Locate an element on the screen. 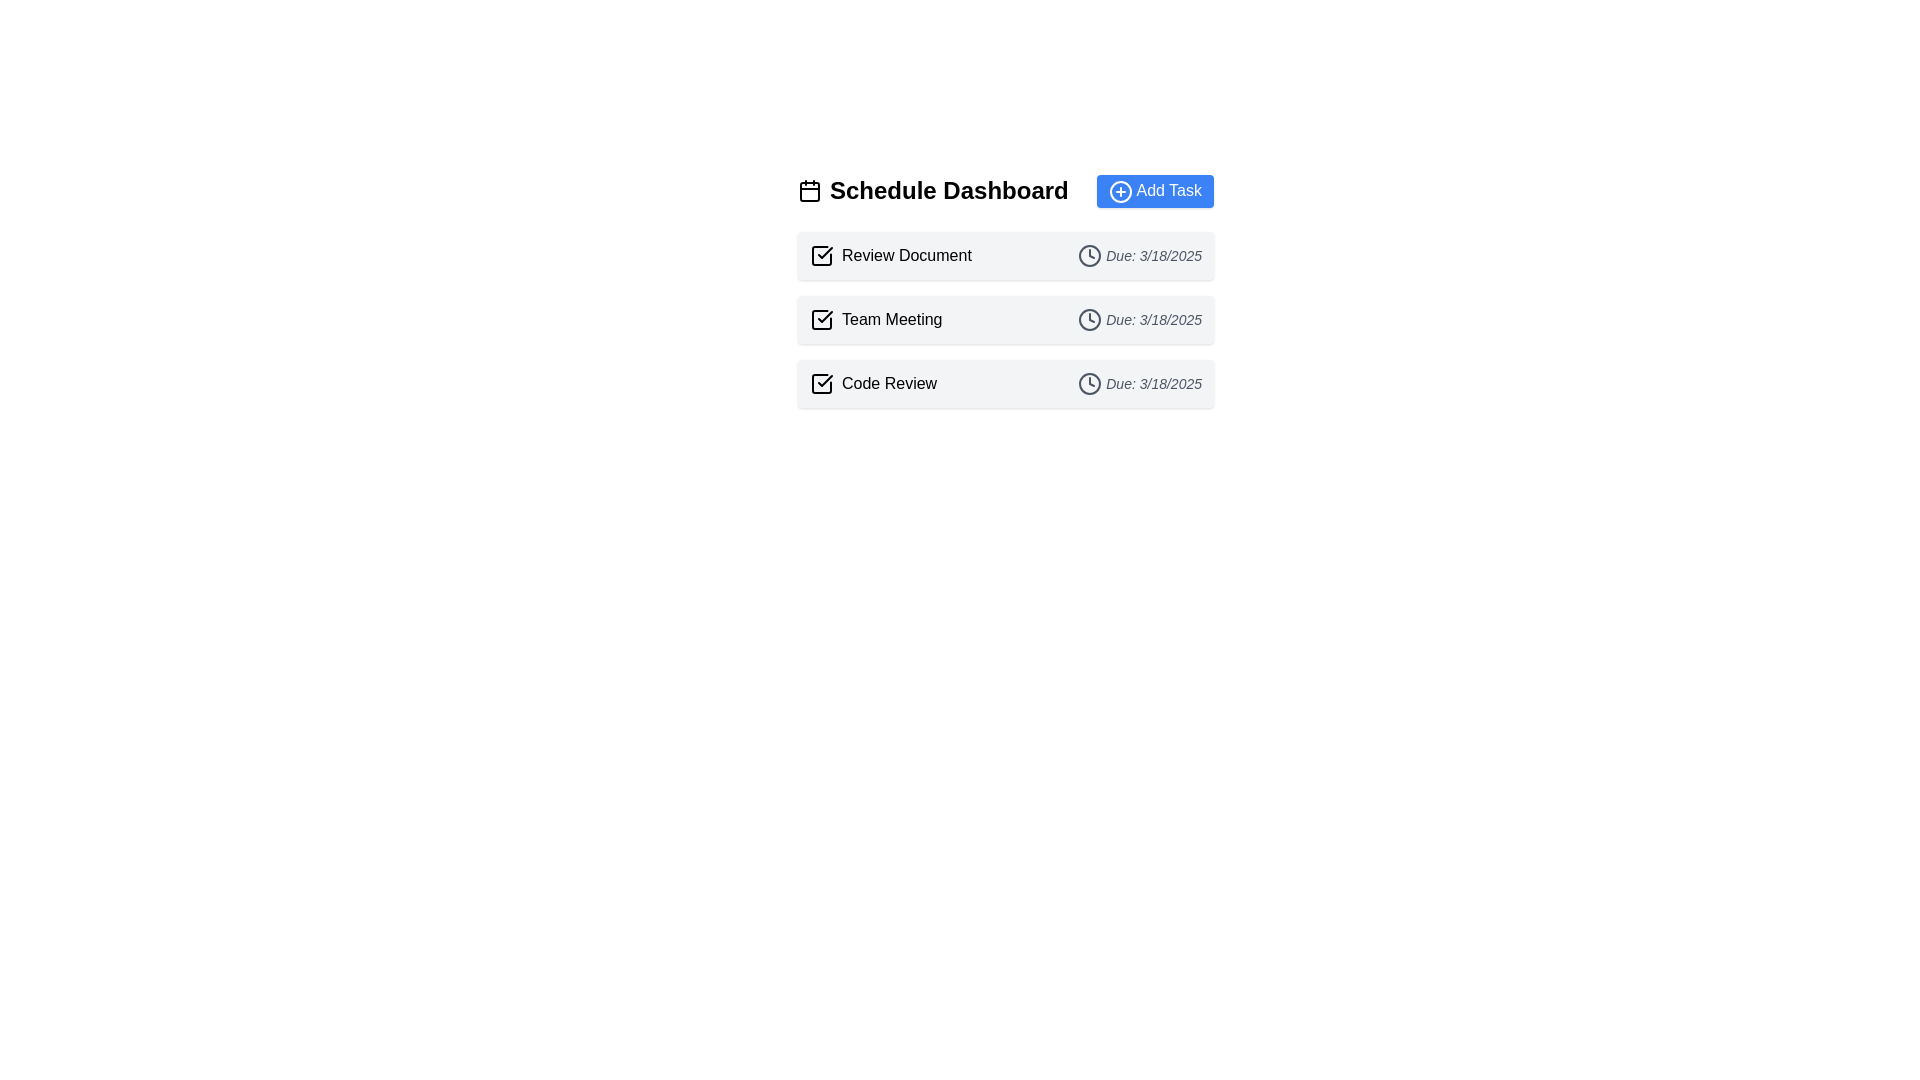 The image size is (1920, 1080). the small clock-shaped icon with a black border located in the second row of the task list, next to the text 'Due: 3/18/2025' is located at coordinates (1089, 318).